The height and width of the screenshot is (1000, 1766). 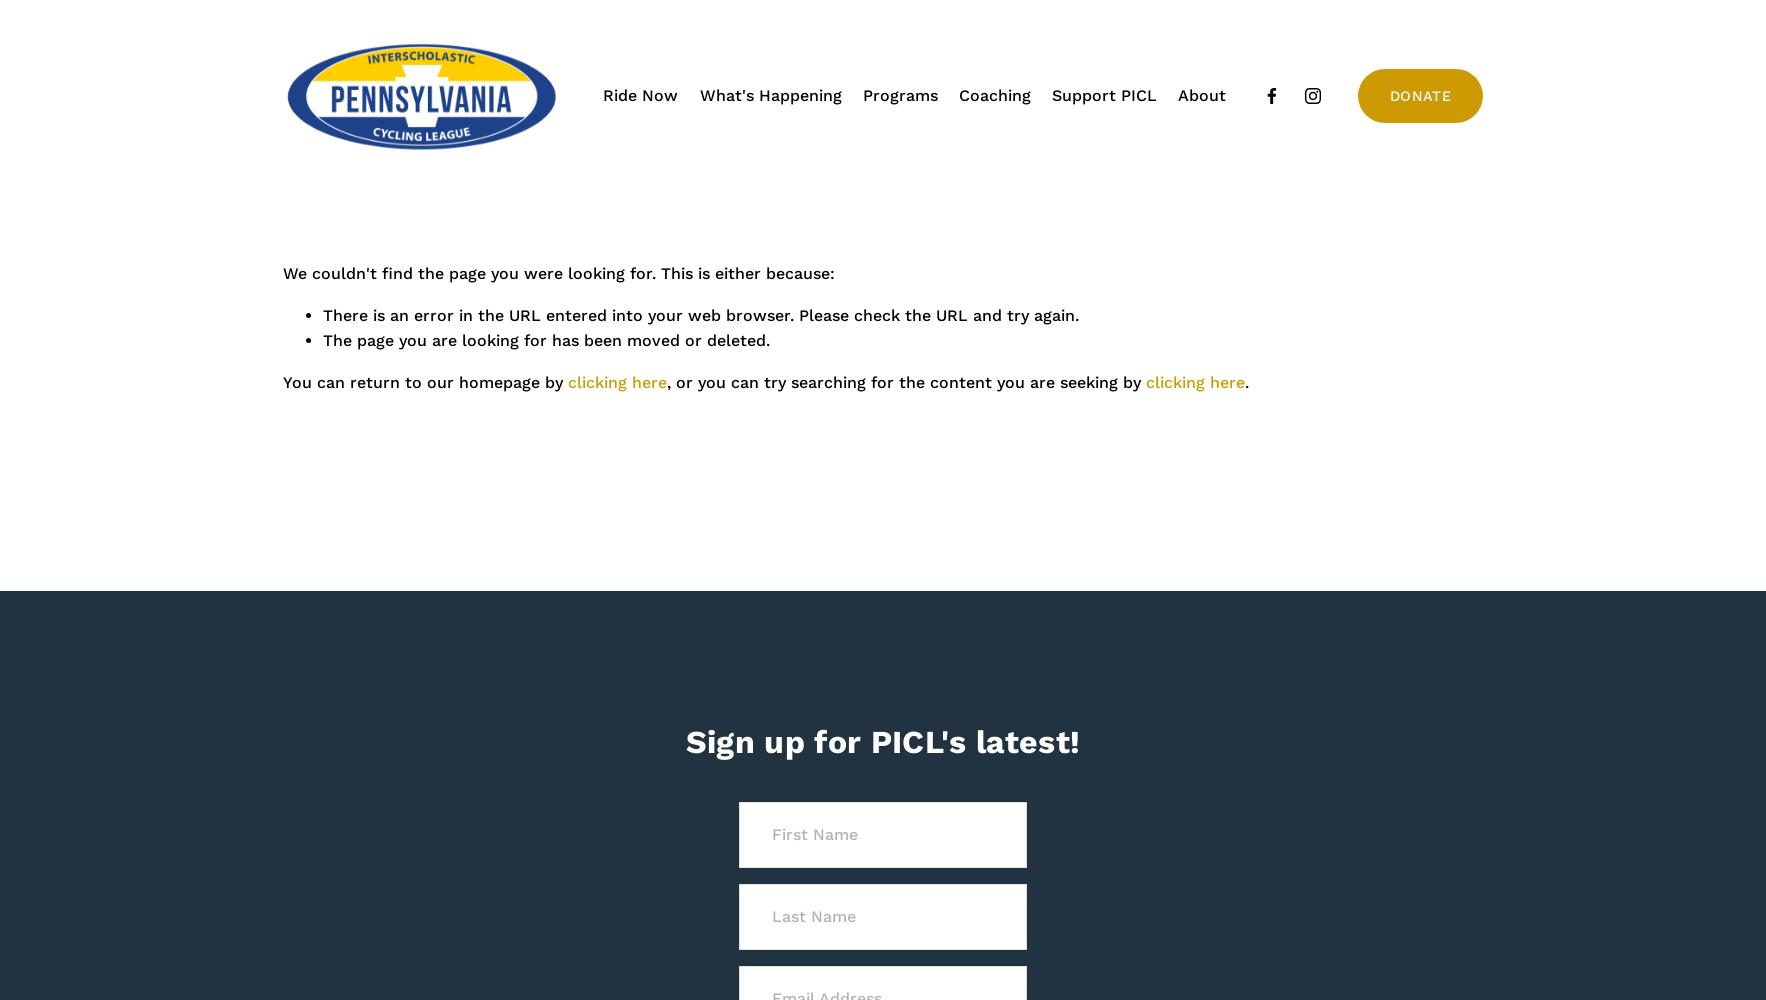 I want to click on 'About', so click(x=1200, y=94).